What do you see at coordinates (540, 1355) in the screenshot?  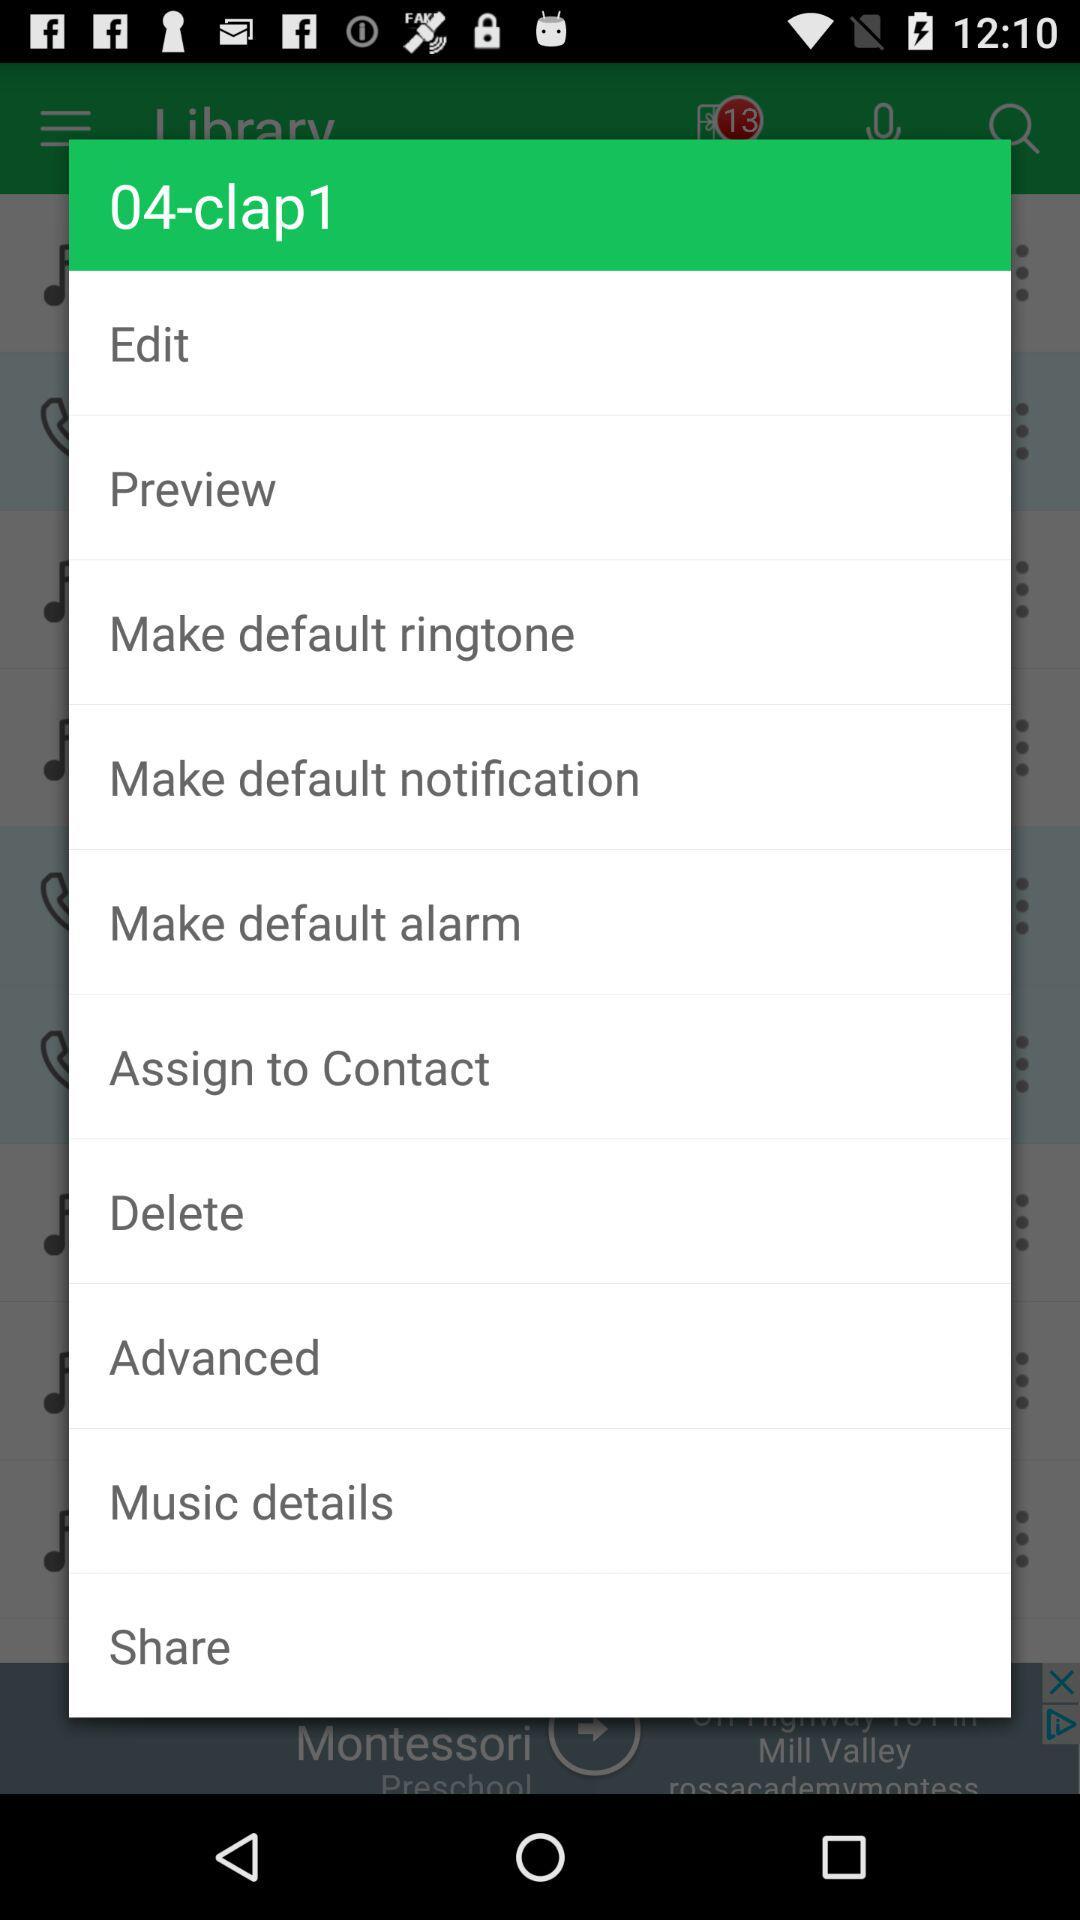 I see `the item below delete app` at bounding box center [540, 1355].